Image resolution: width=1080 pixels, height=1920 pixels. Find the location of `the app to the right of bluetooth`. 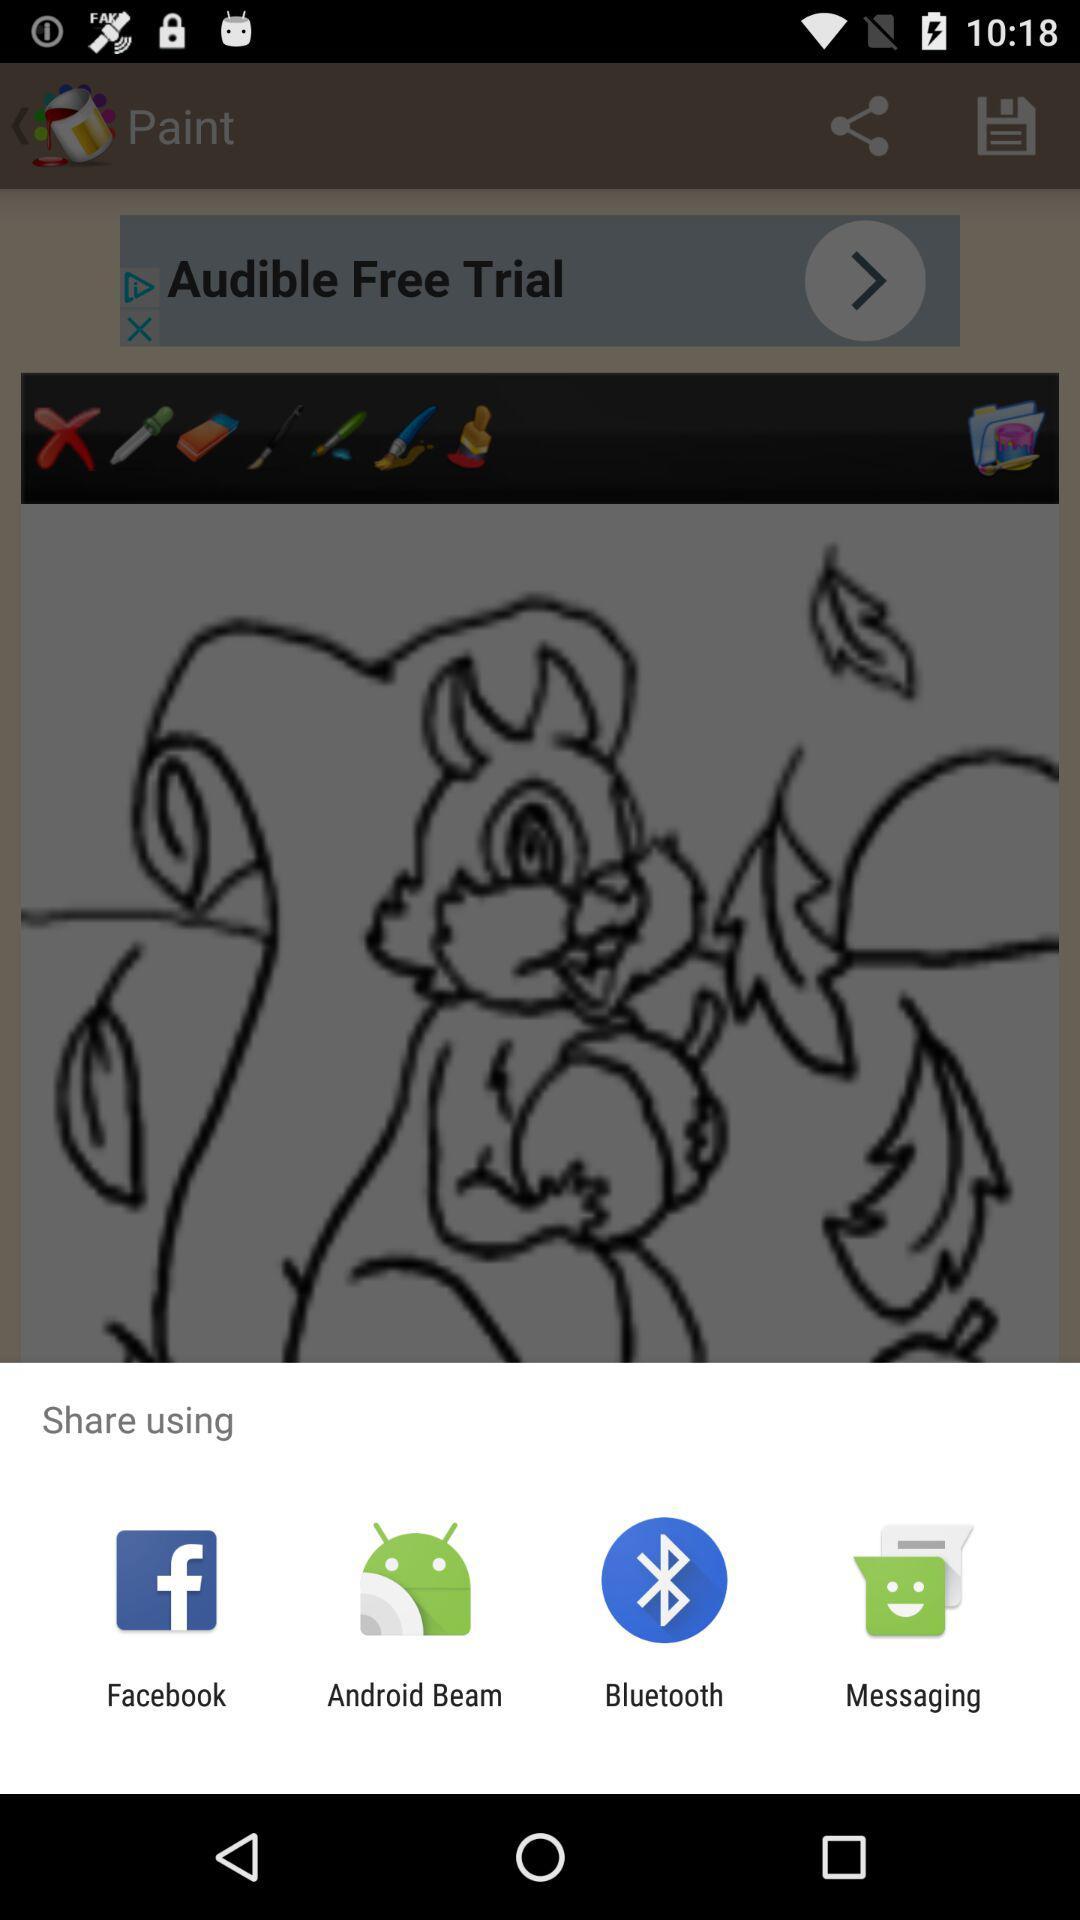

the app to the right of bluetooth is located at coordinates (913, 1711).